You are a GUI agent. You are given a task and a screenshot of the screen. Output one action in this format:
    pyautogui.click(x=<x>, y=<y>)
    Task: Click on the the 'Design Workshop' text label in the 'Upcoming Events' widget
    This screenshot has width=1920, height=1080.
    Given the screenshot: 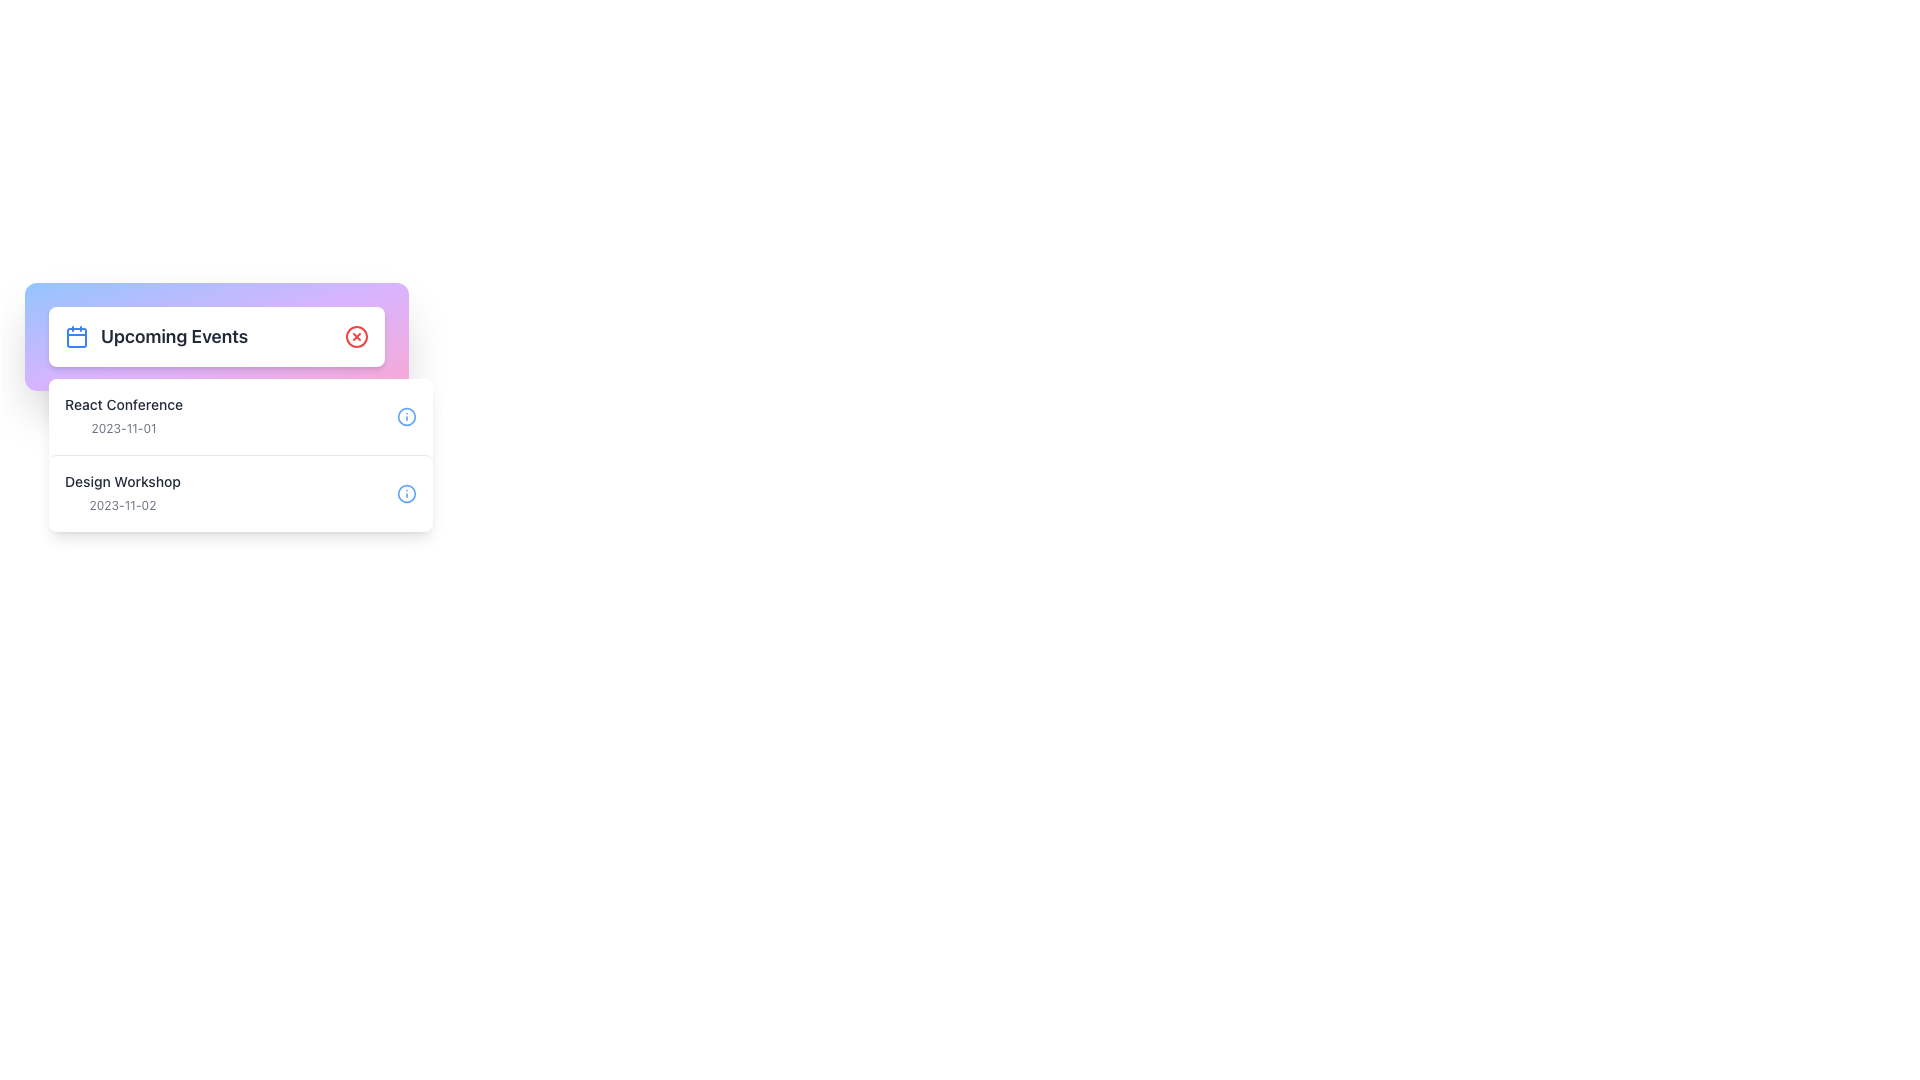 What is the action you would take?
    pyautogui.click(x=121, y=482)
    